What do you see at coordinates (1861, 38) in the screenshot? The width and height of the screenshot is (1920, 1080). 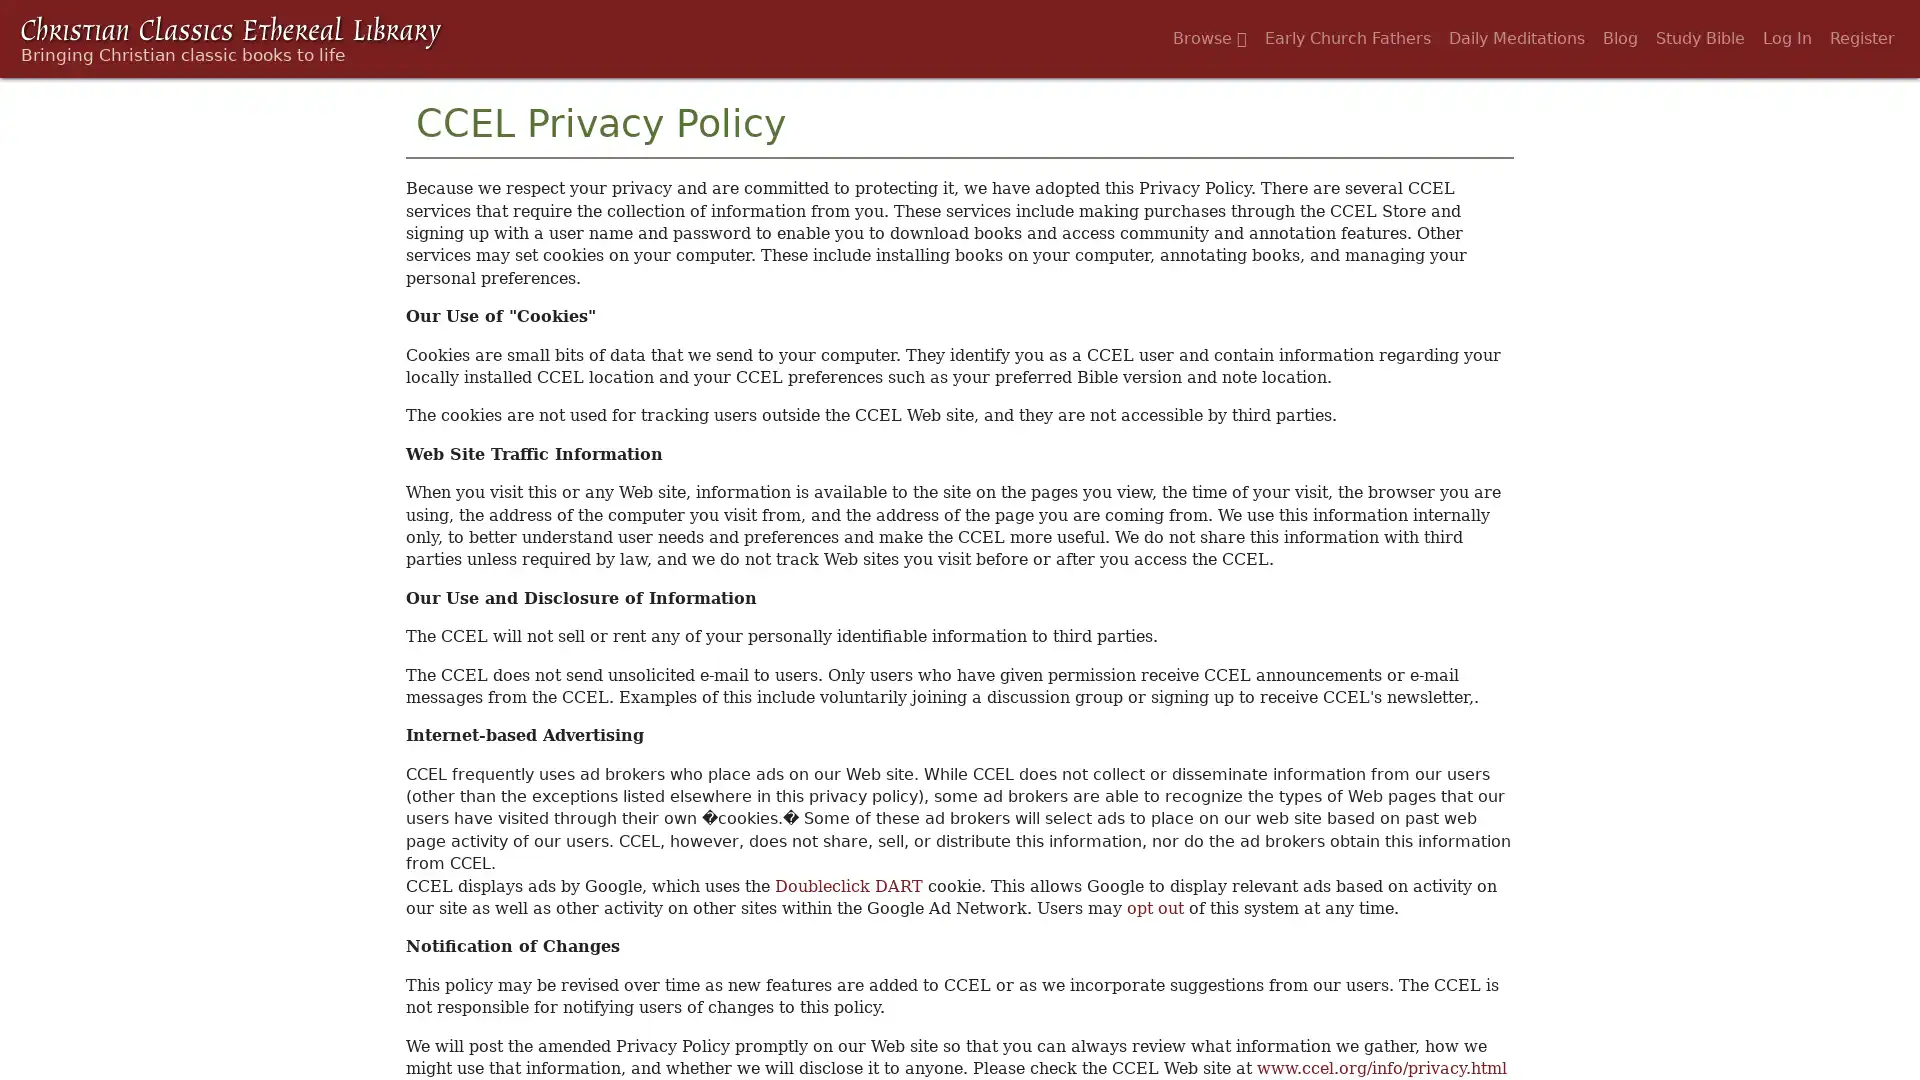 I see `Register` at bounding box center [1861, 38].